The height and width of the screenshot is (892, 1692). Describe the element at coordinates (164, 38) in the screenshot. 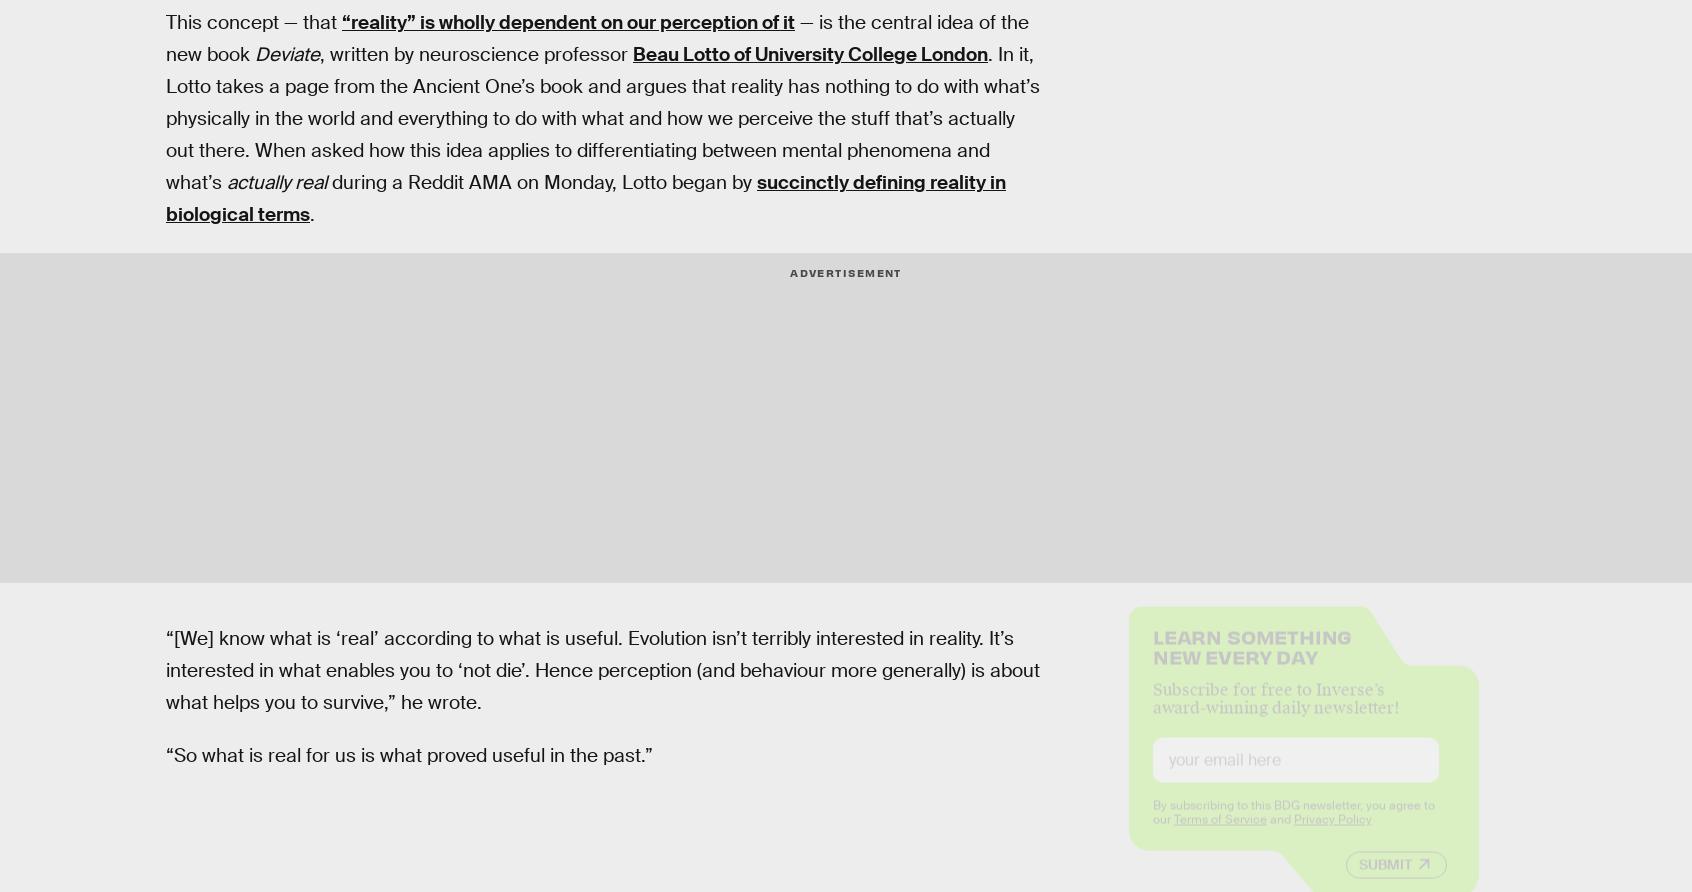

I see `'— is the central idea of the new book'` at that location.